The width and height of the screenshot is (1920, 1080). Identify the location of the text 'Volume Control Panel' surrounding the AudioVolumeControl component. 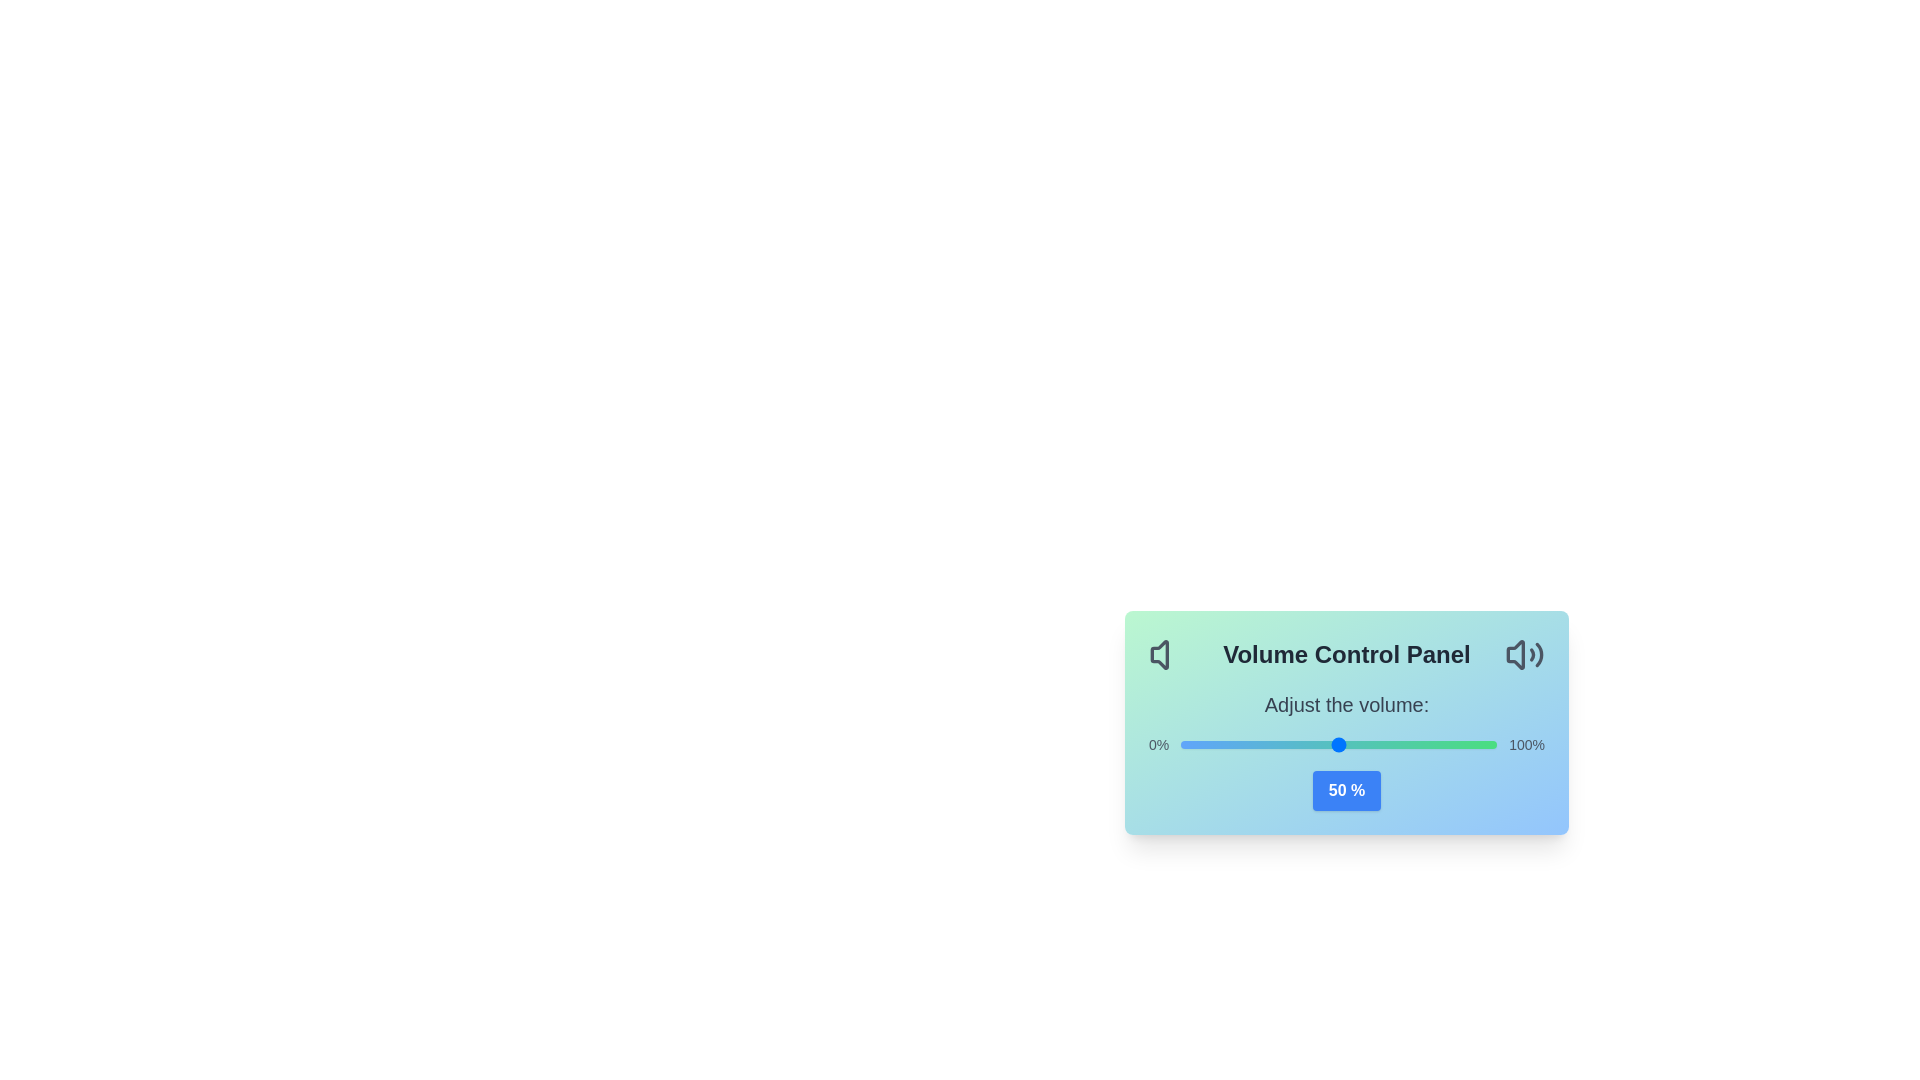
(1347, 655).